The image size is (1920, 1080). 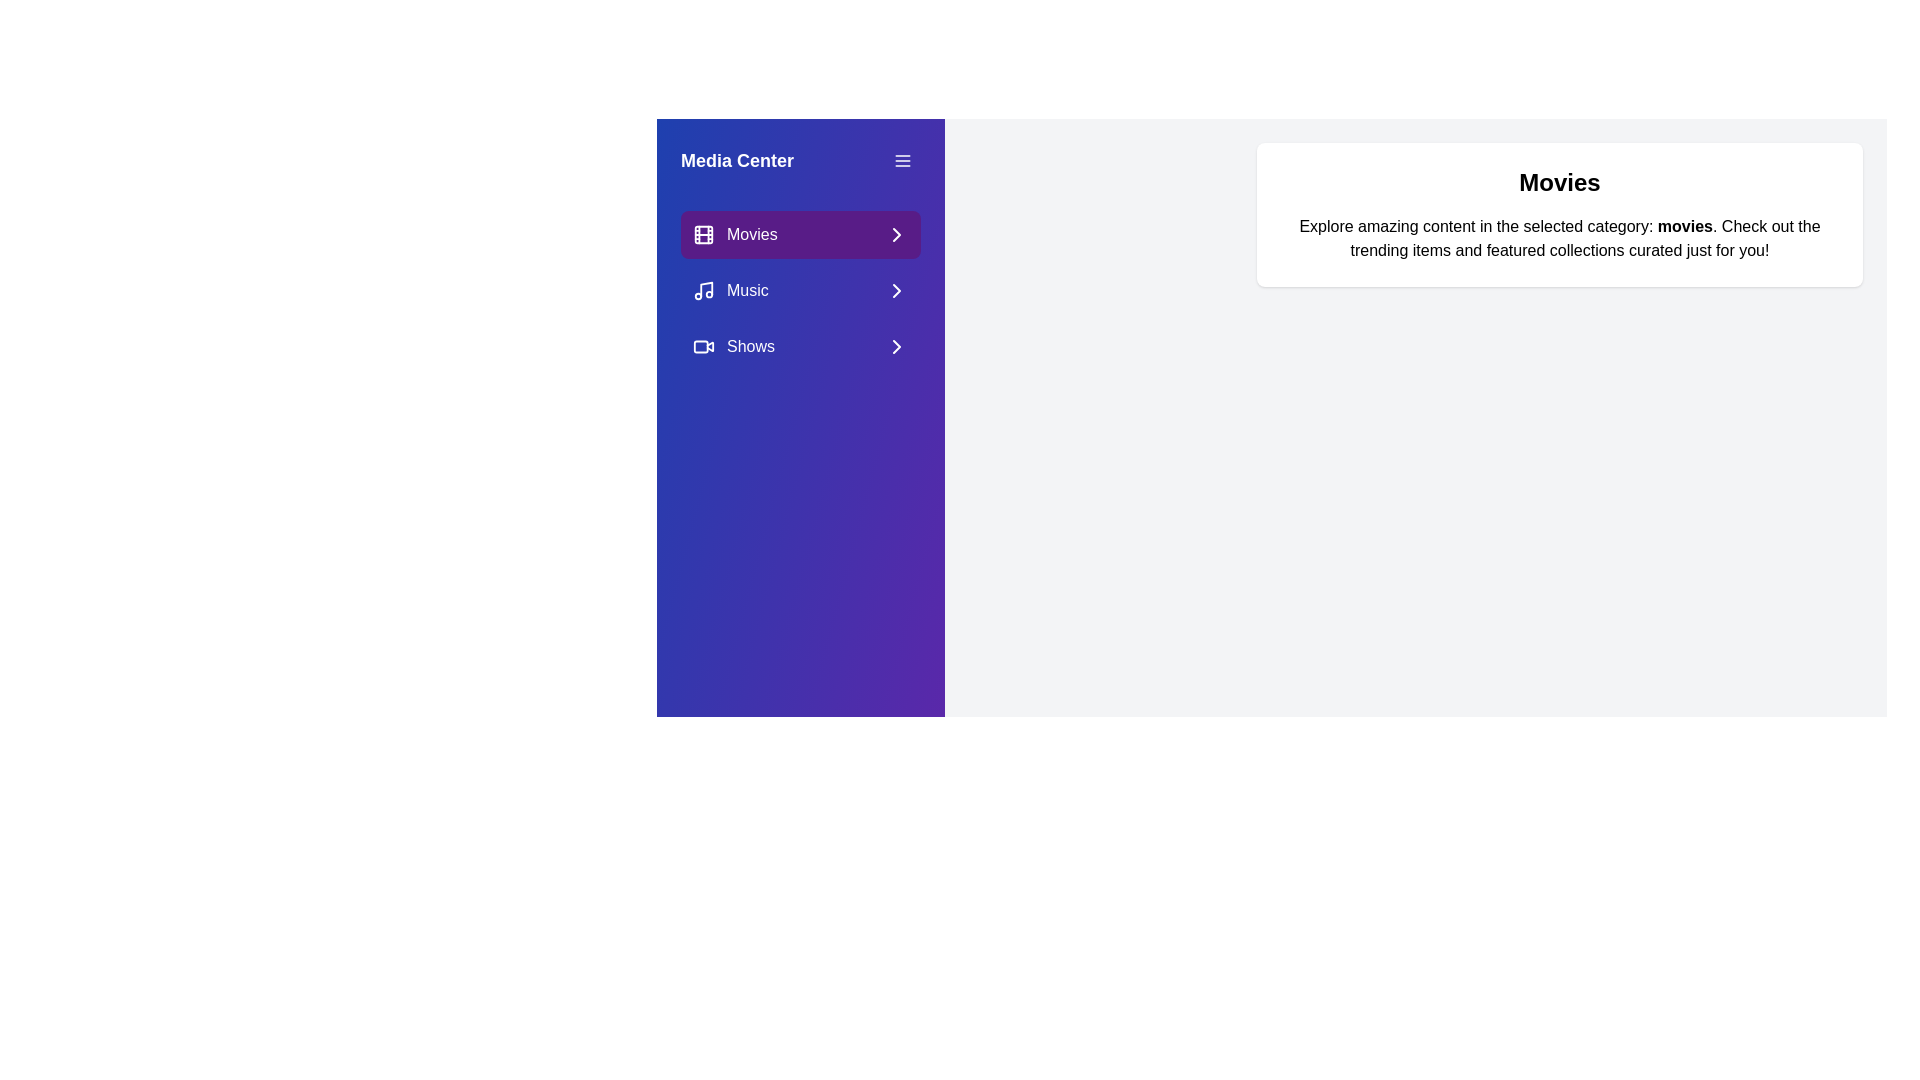 I want to click on the 'Music' navigation button located in the left menu panel, positioned directly below the 'Movies' button and above the 'Shows' button, so click(x=801, y=290).